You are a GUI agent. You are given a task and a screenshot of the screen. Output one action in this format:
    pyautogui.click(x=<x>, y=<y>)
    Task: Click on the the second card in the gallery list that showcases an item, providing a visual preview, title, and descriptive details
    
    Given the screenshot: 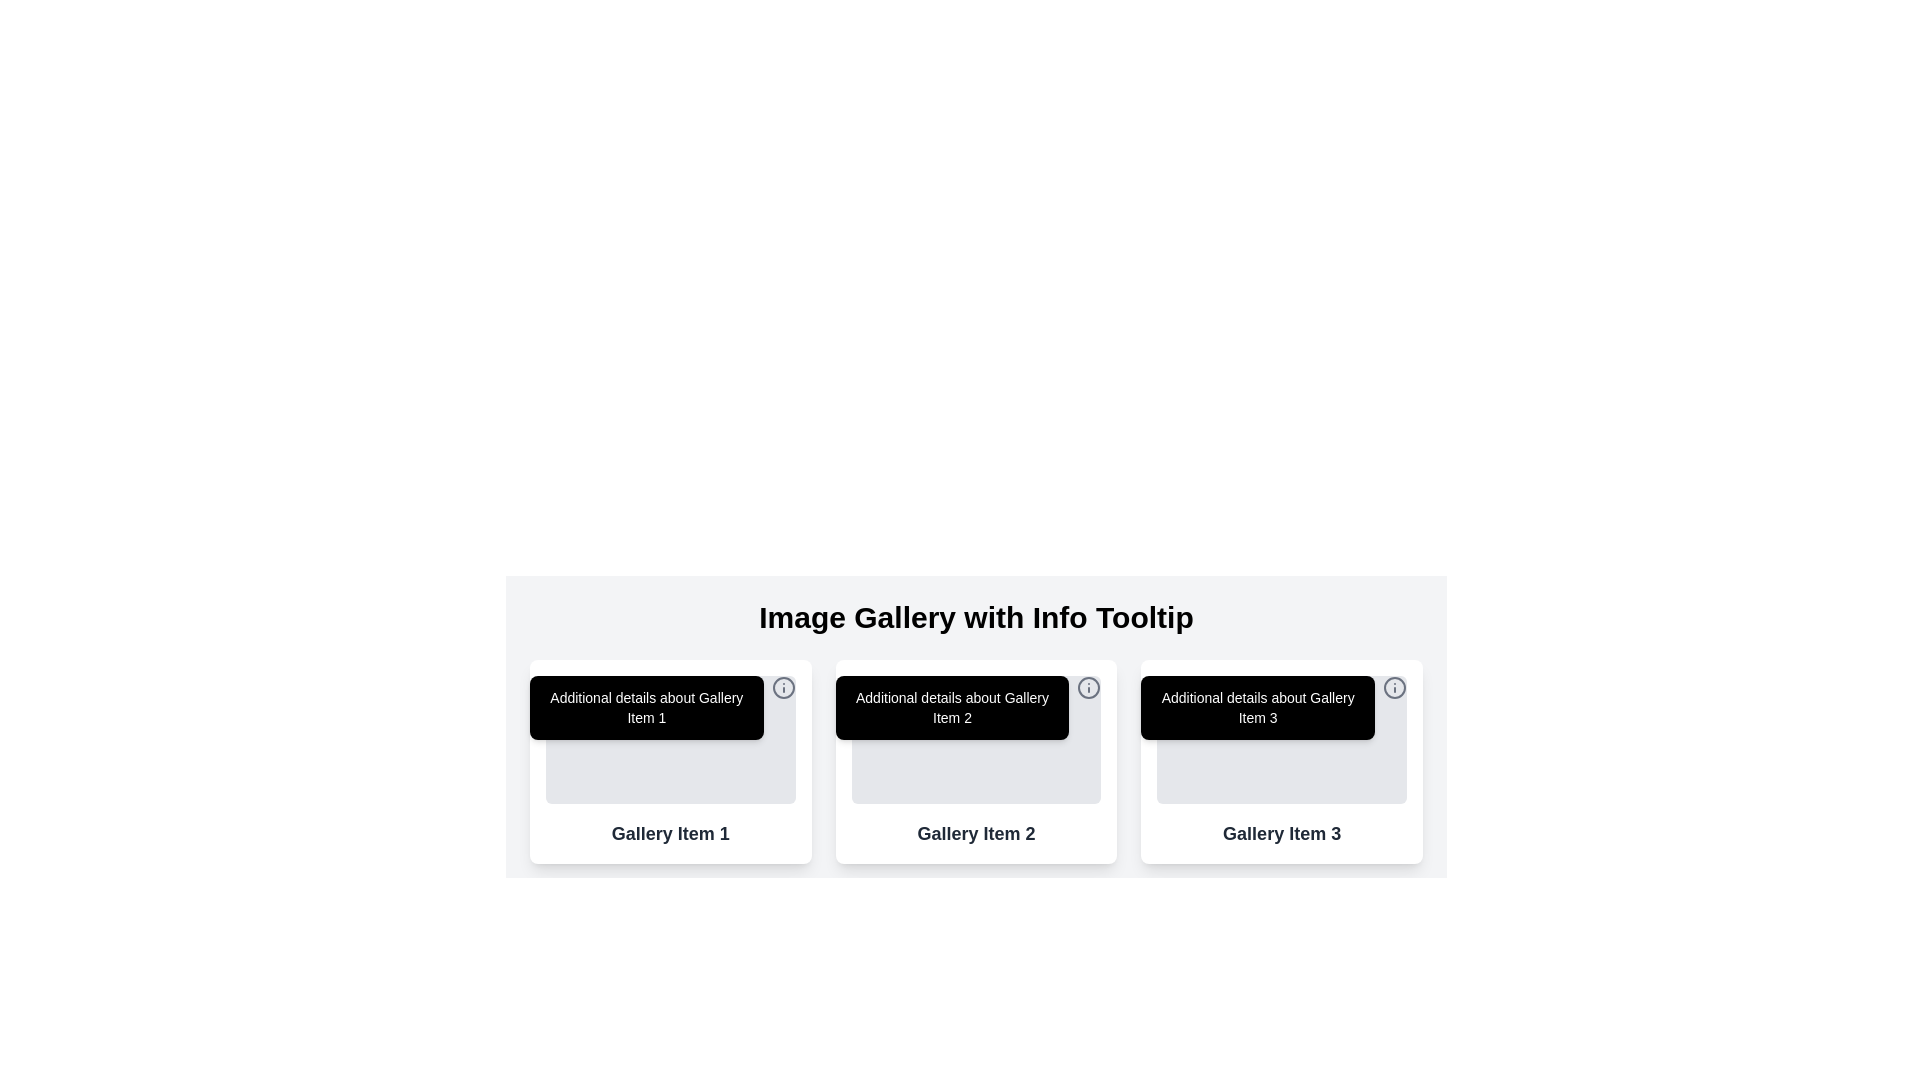 What is the action you would take?
    pyautogui.click(x=976, y=762)
    